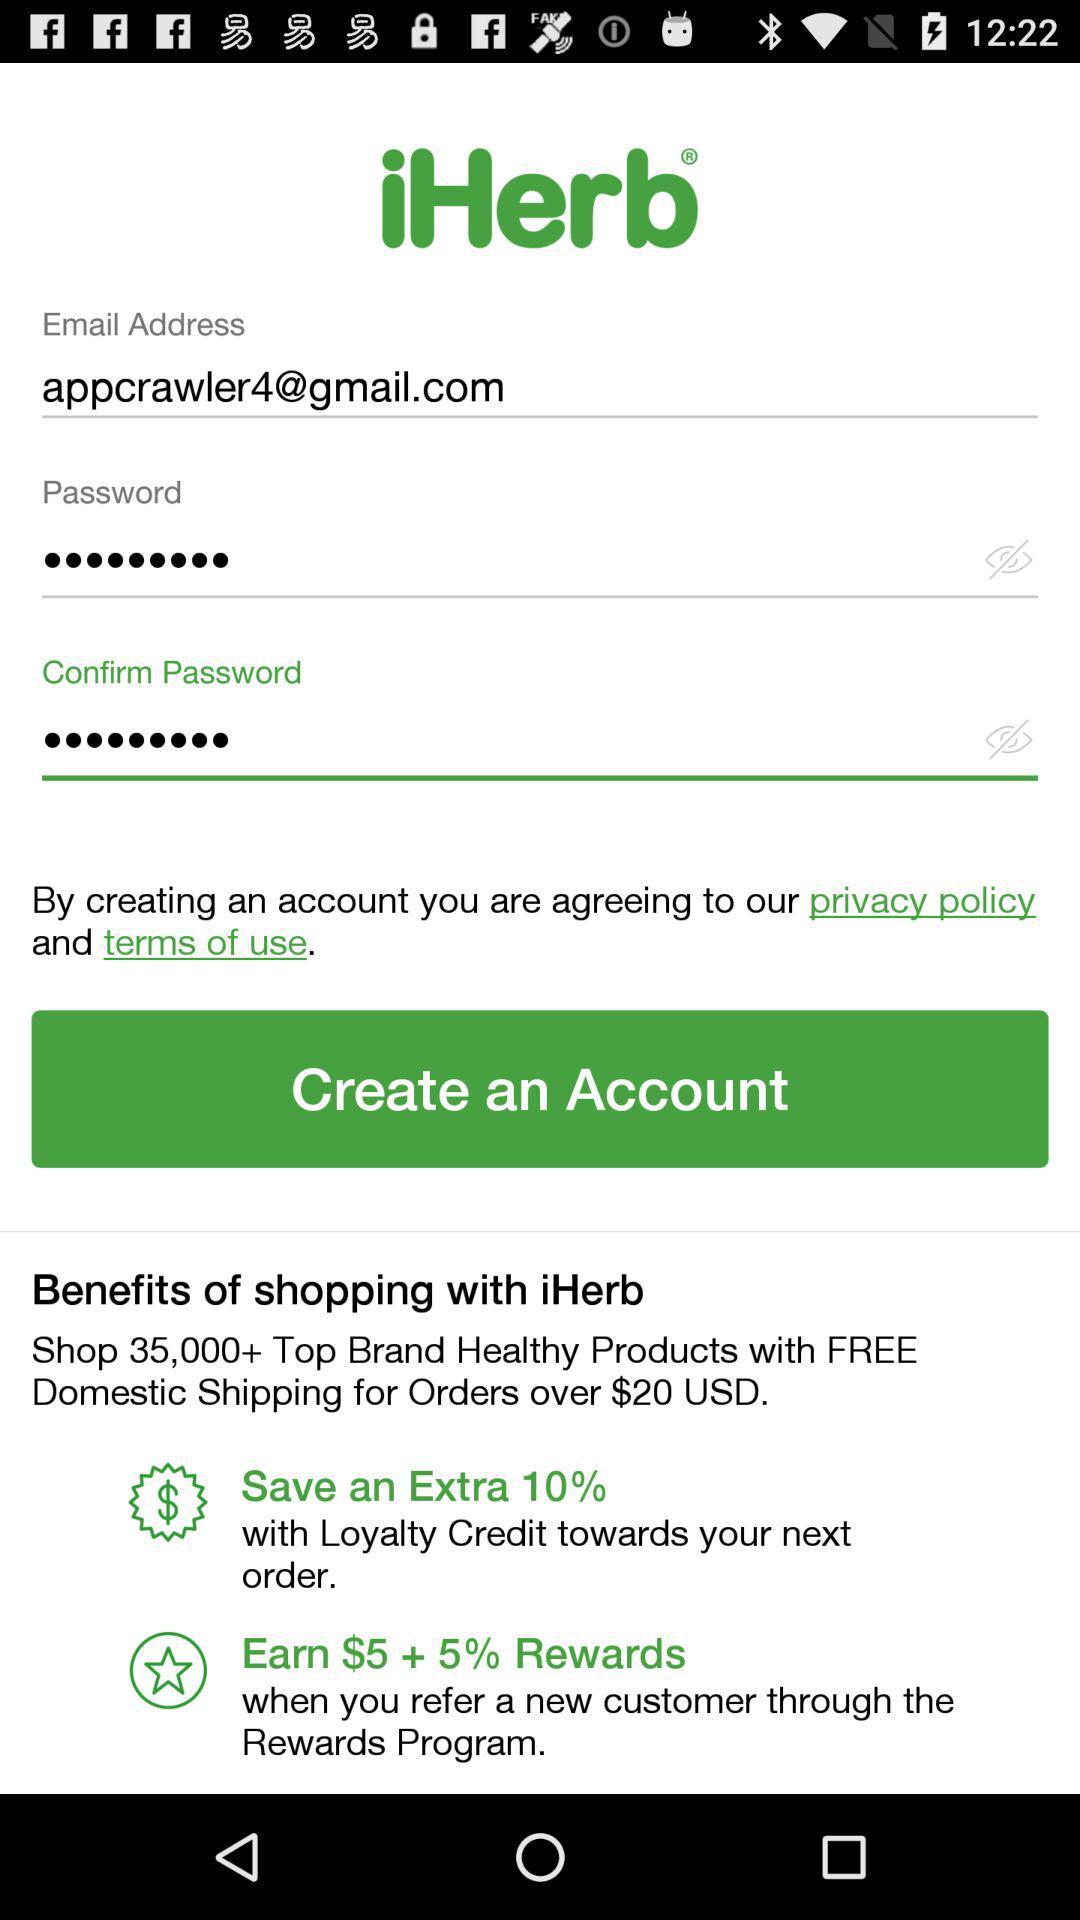 The image size is (1080, 1920). Describe the element at coordinates (540, 723) in the screenshot. I see `the text field confirm password on the web page` at that location.